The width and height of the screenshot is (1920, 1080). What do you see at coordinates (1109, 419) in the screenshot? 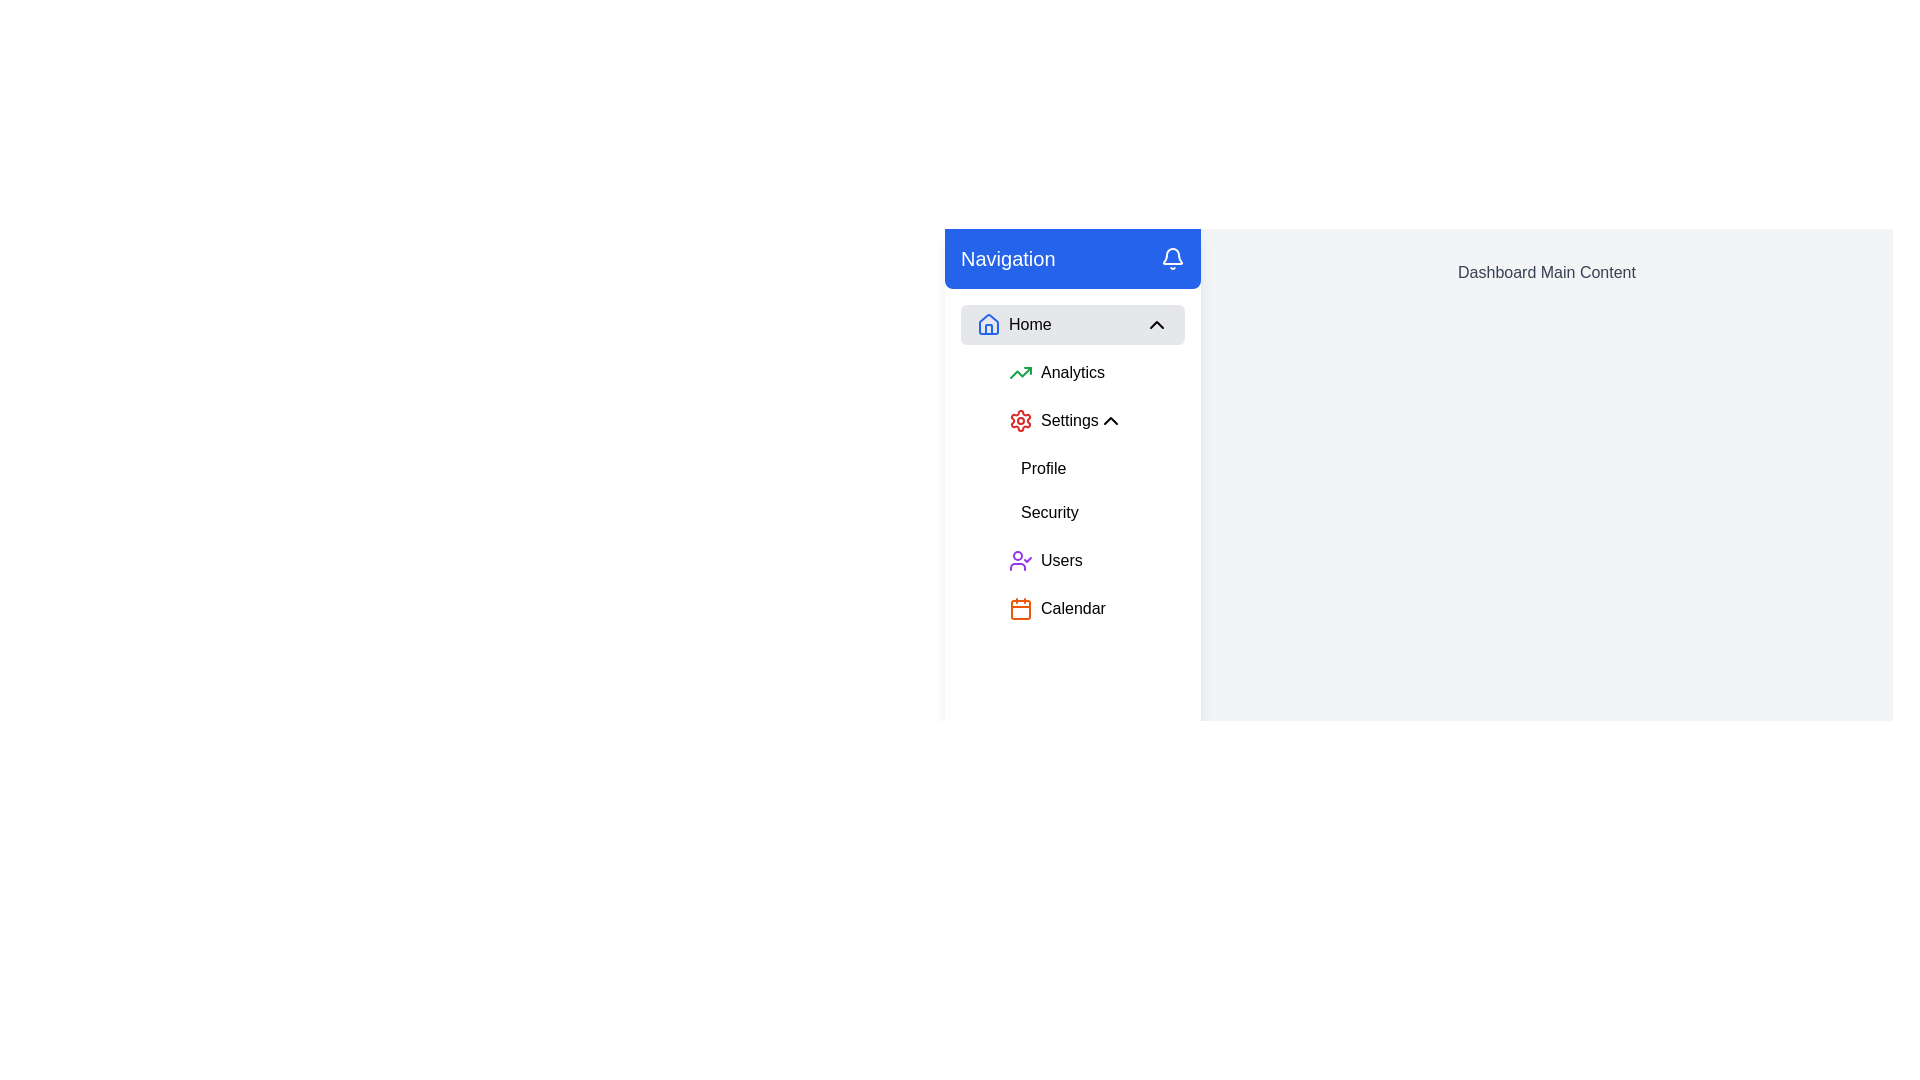
I see `the upward-pointing chevron icon located to the right of the 'Settings' text in the sidebar menu` at bounding box center [1109, 419].